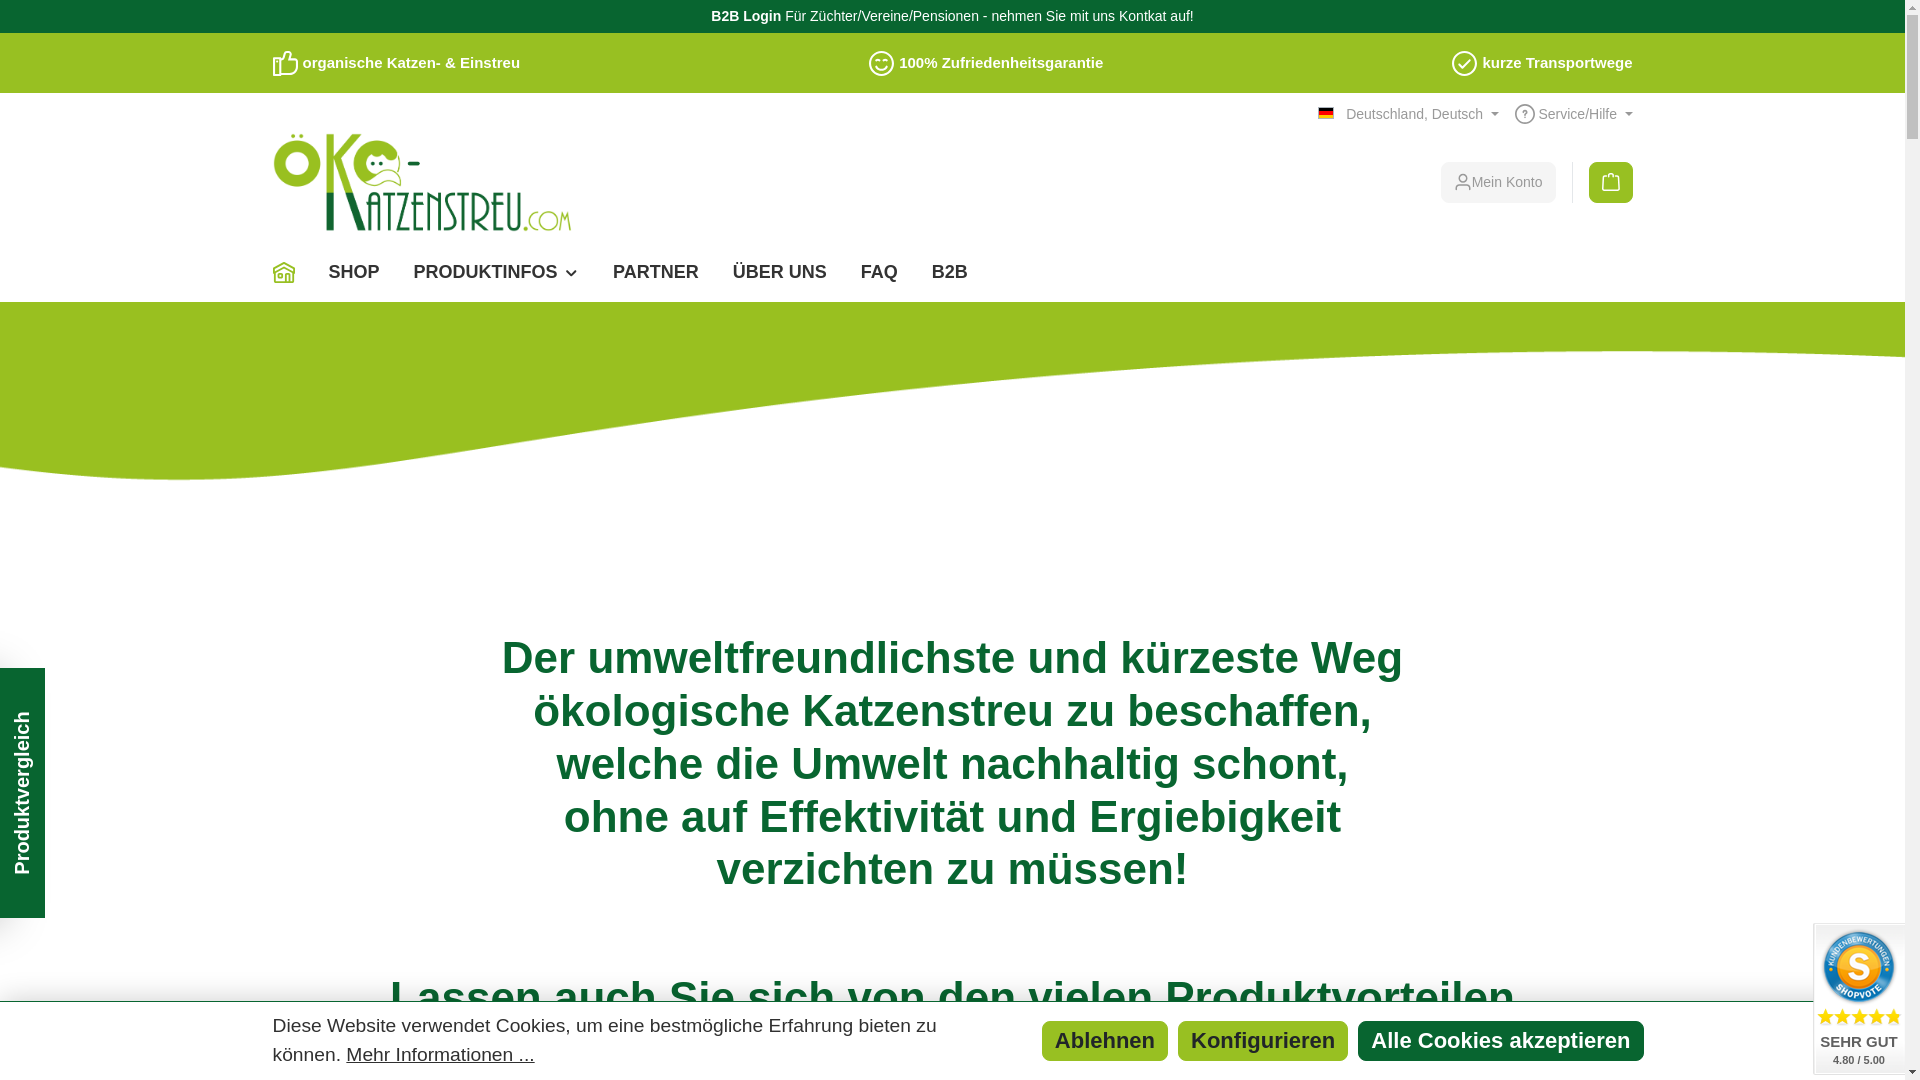 The width and height of the screenshot is (1920, 1080). Describe the element at coordinates (439, 1054) in the screenshot. I see `'Mehr Informationen ...'` at that location.